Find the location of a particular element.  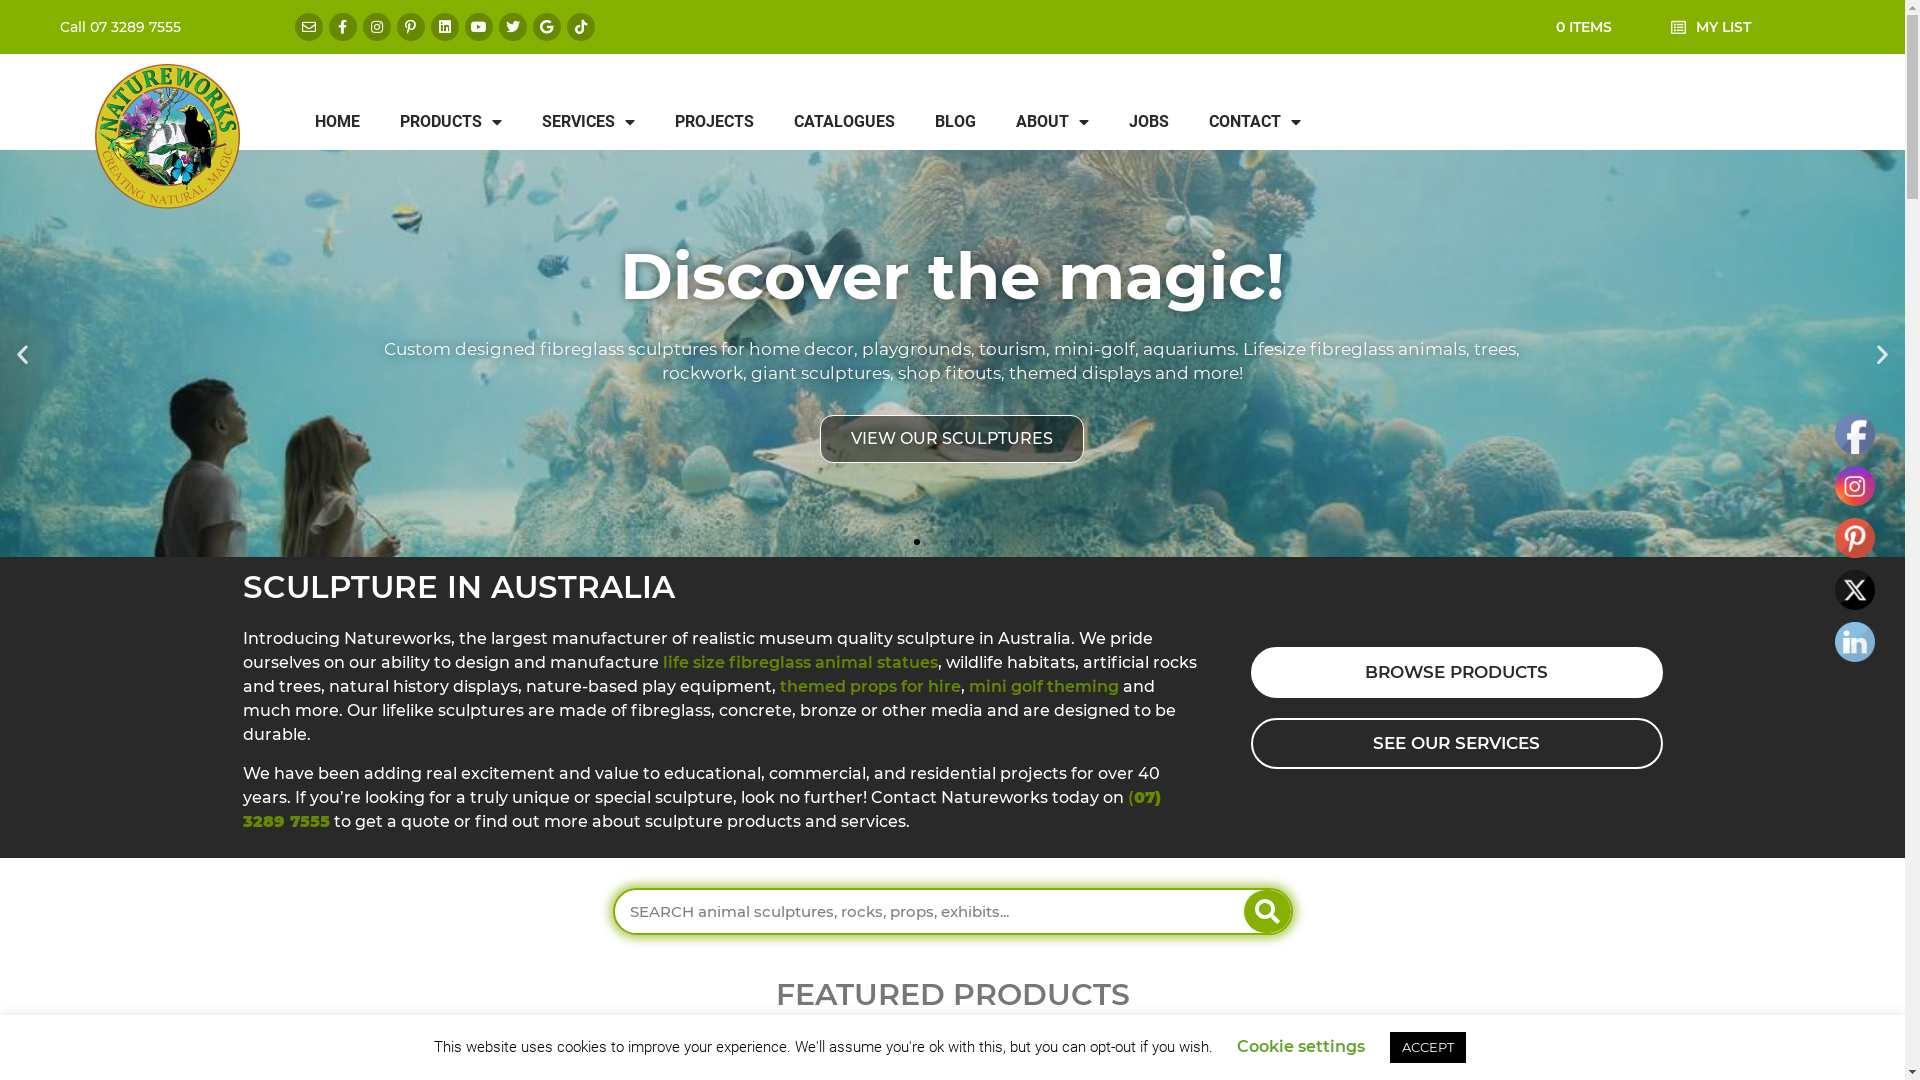

'life size fibreglass animal statues' is located at coordinates (798, 662).